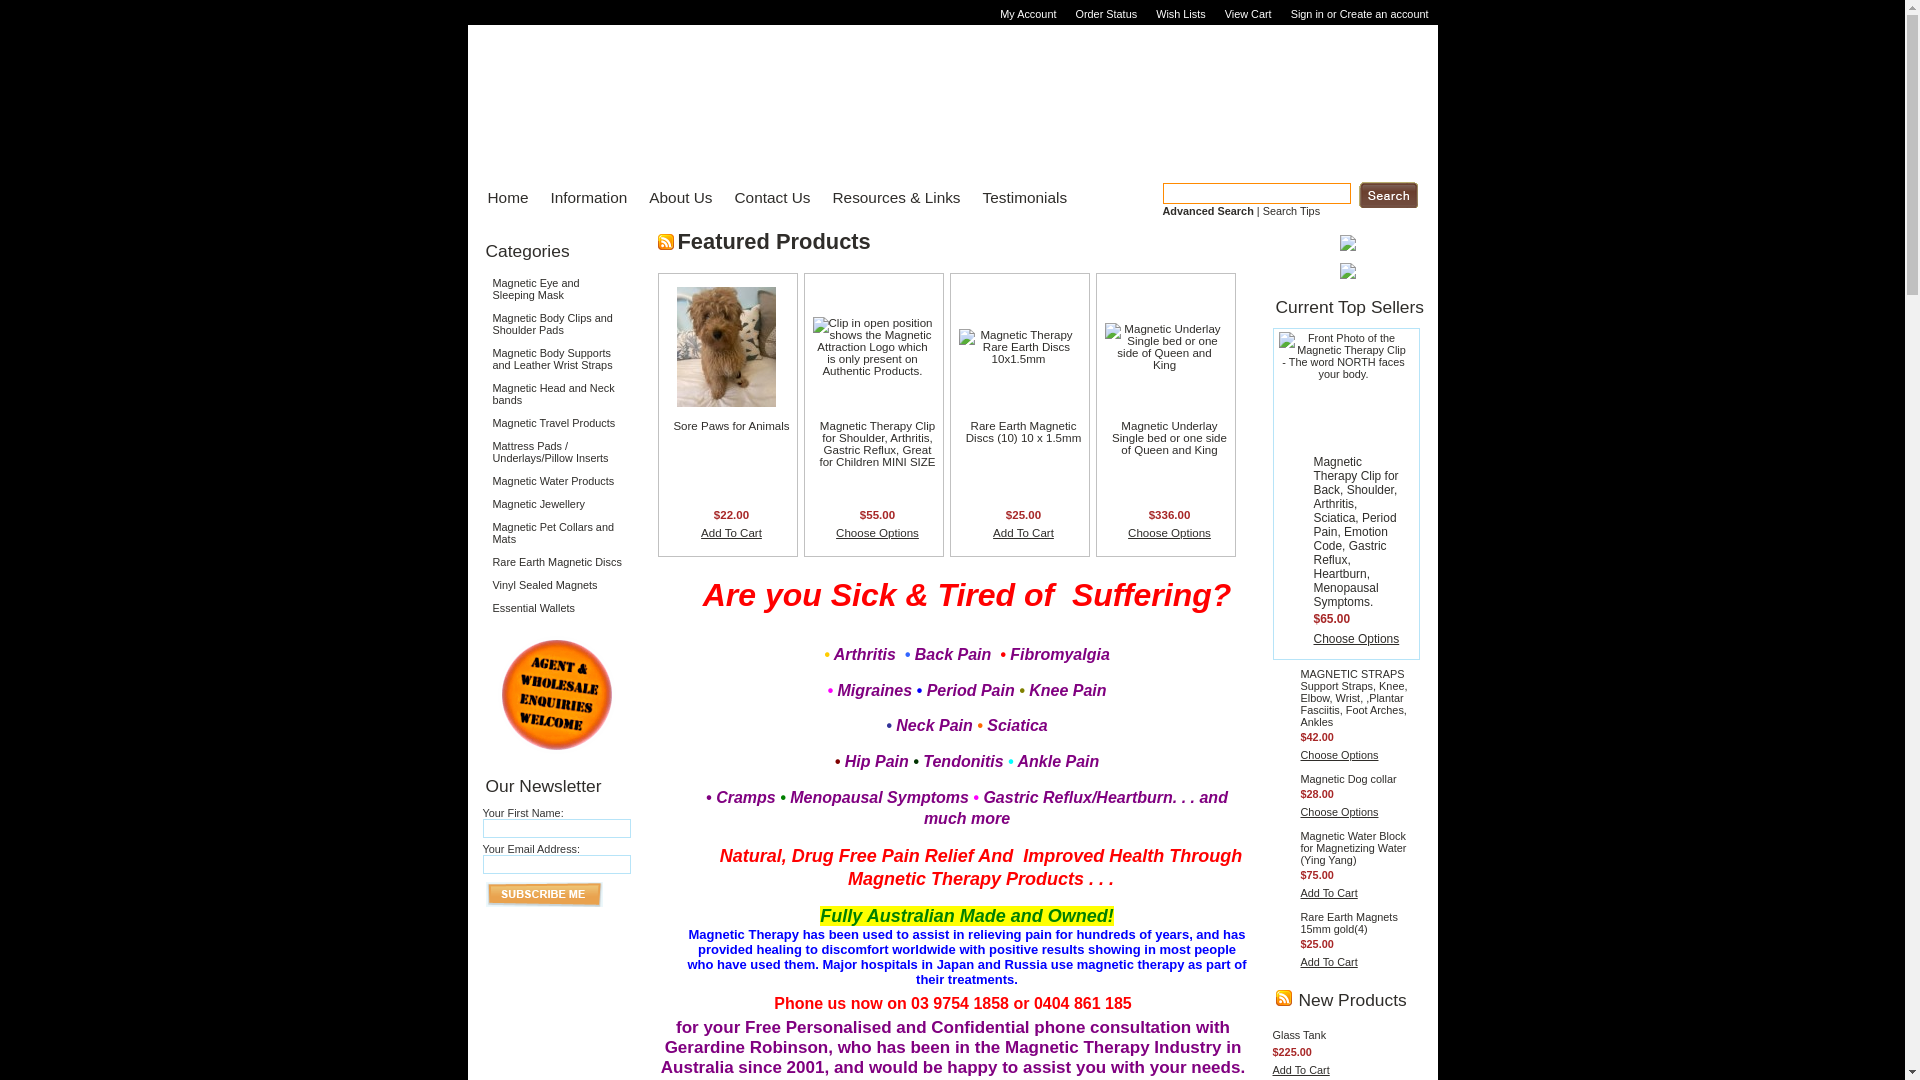 The image size is (1920, 1080). What do you see at coordinates (1353, 848) in the screenshot?
I see `'Magnetic Water Block for Magnetizing Water (Ying Yang)'` at bounding box center [1353, 848].